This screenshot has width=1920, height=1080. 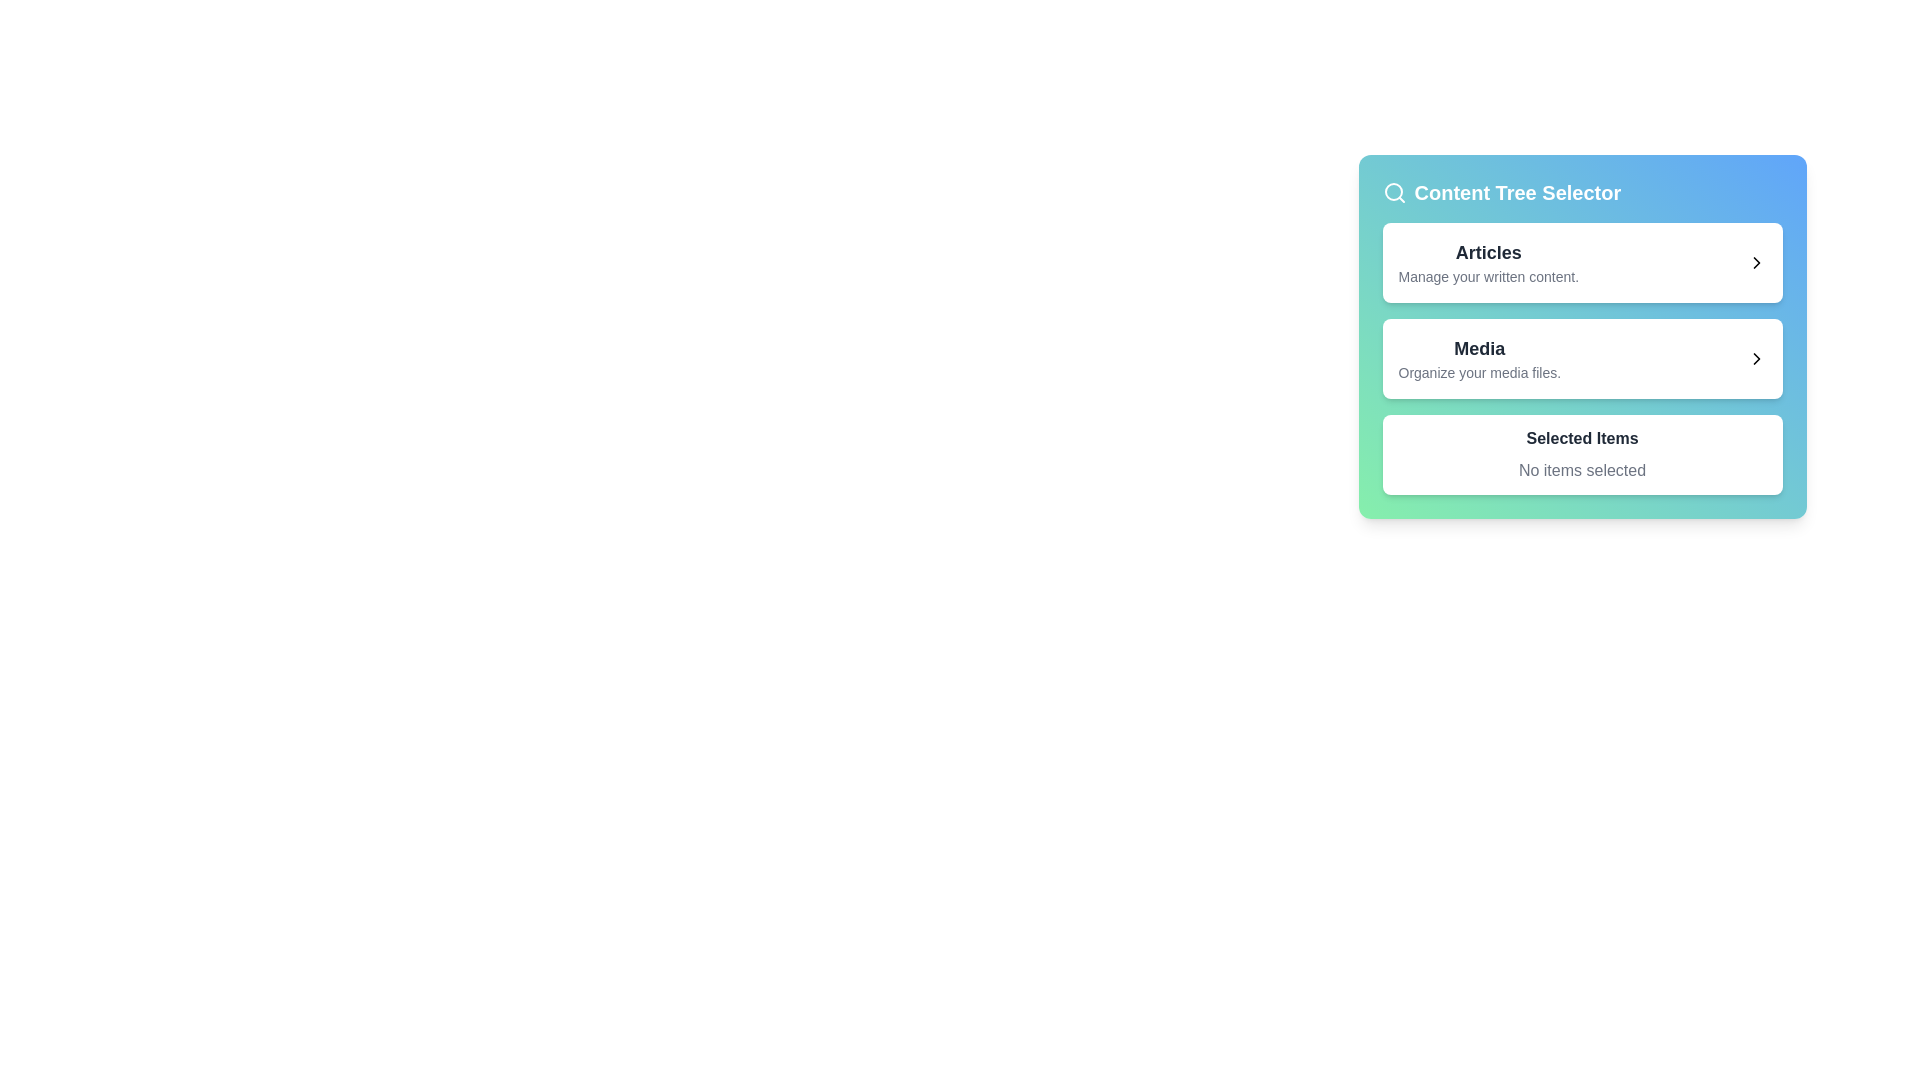 I want to click on the decorative circular shape that is part of the search icon located in the top-left corner of the 'Content Tree Selector' panel, so click(x=1392, y=192).